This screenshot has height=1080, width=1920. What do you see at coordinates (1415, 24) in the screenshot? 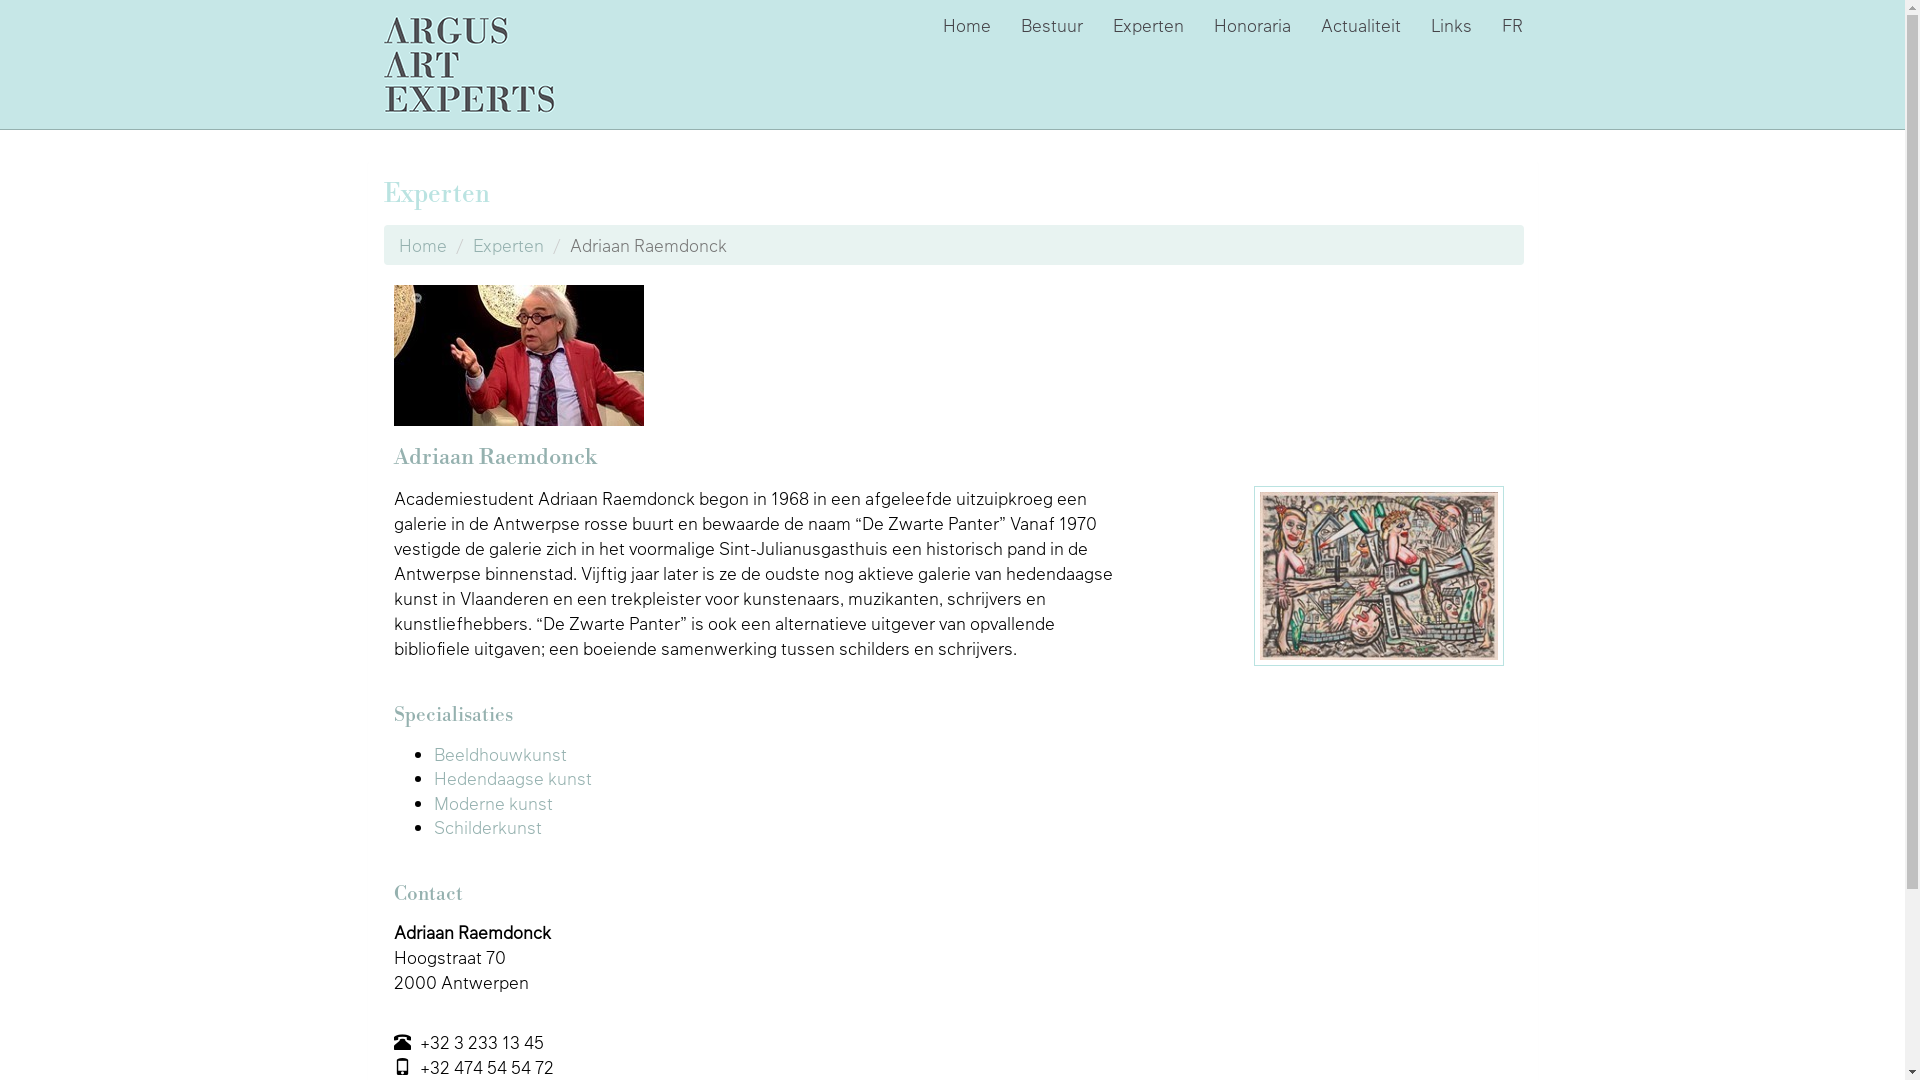
I see `'Links'` at bounding box center [1415, 24].